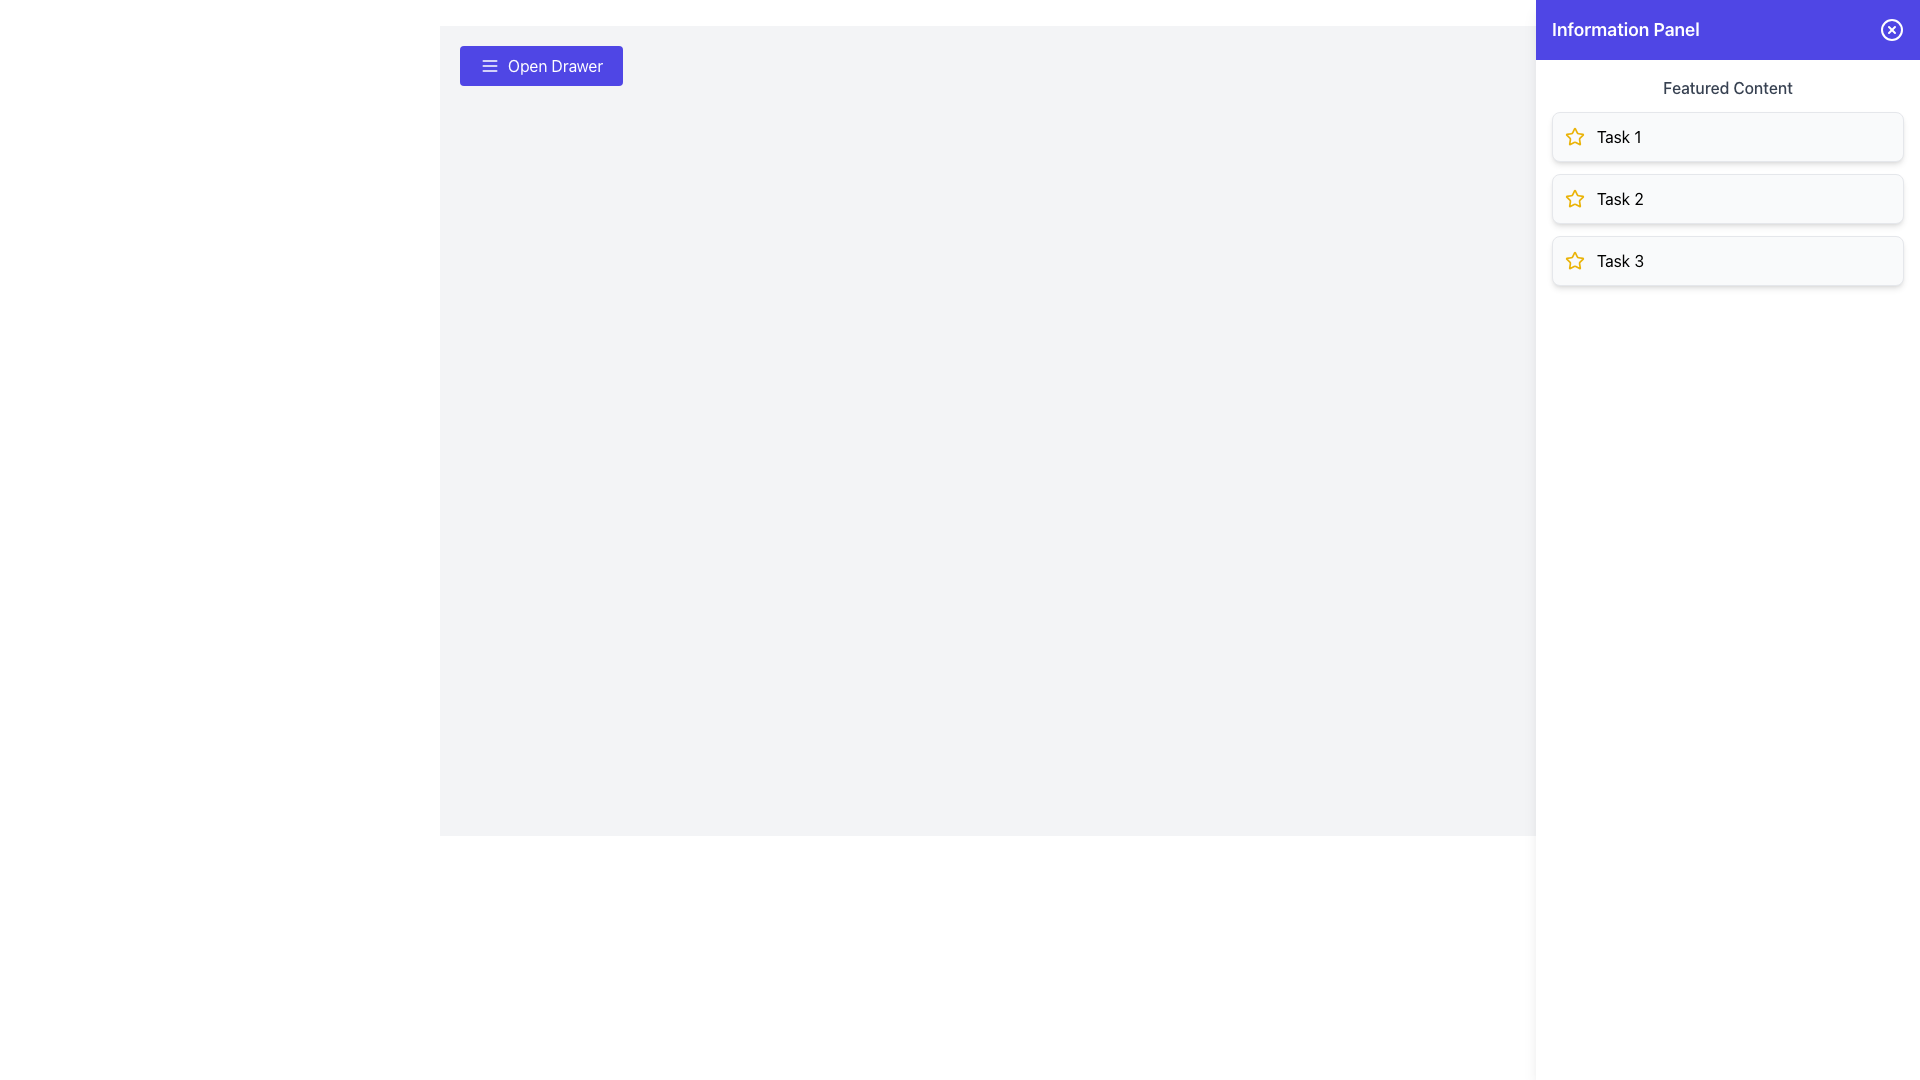 Image resolution: width=1920 pixels, height=1080 pixels. I want to click on the star icon with a yellow outline and white fill, associated with the label 'Task 3', so click(1573, 260).